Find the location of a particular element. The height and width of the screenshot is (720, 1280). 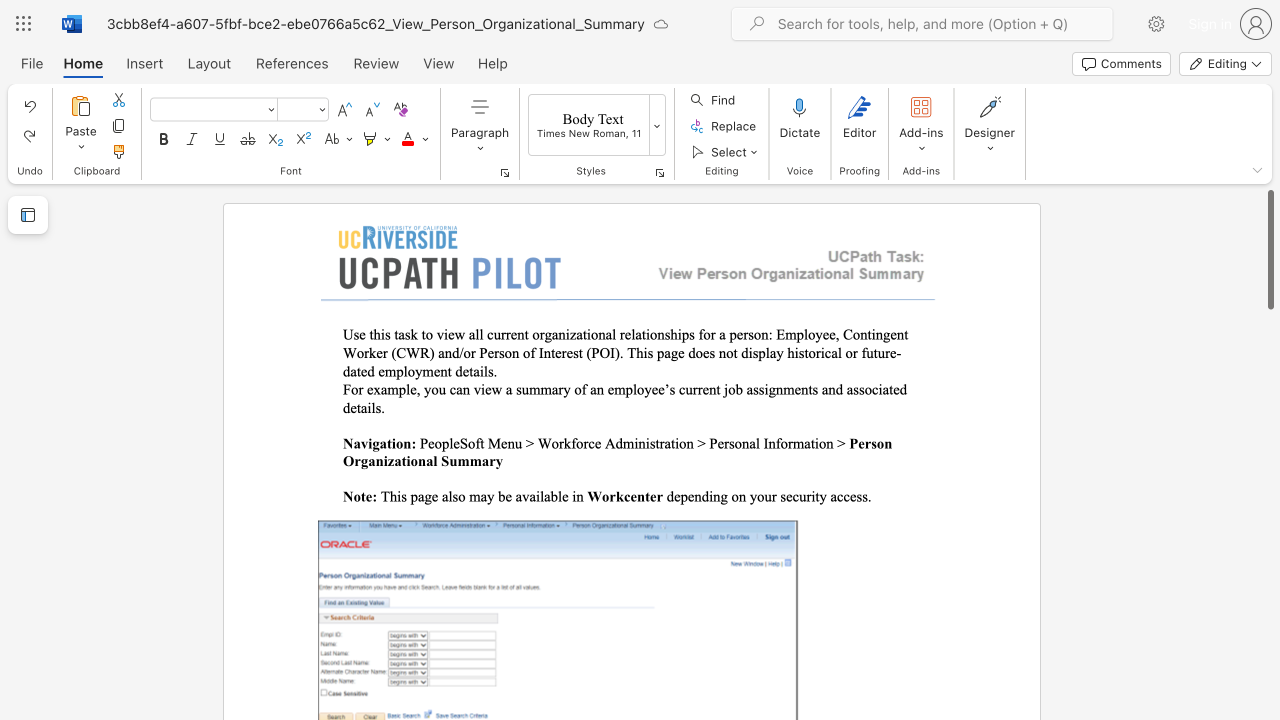

the subset text "his" within the text "This page also may be available in" is located at coordinates (389, 495).